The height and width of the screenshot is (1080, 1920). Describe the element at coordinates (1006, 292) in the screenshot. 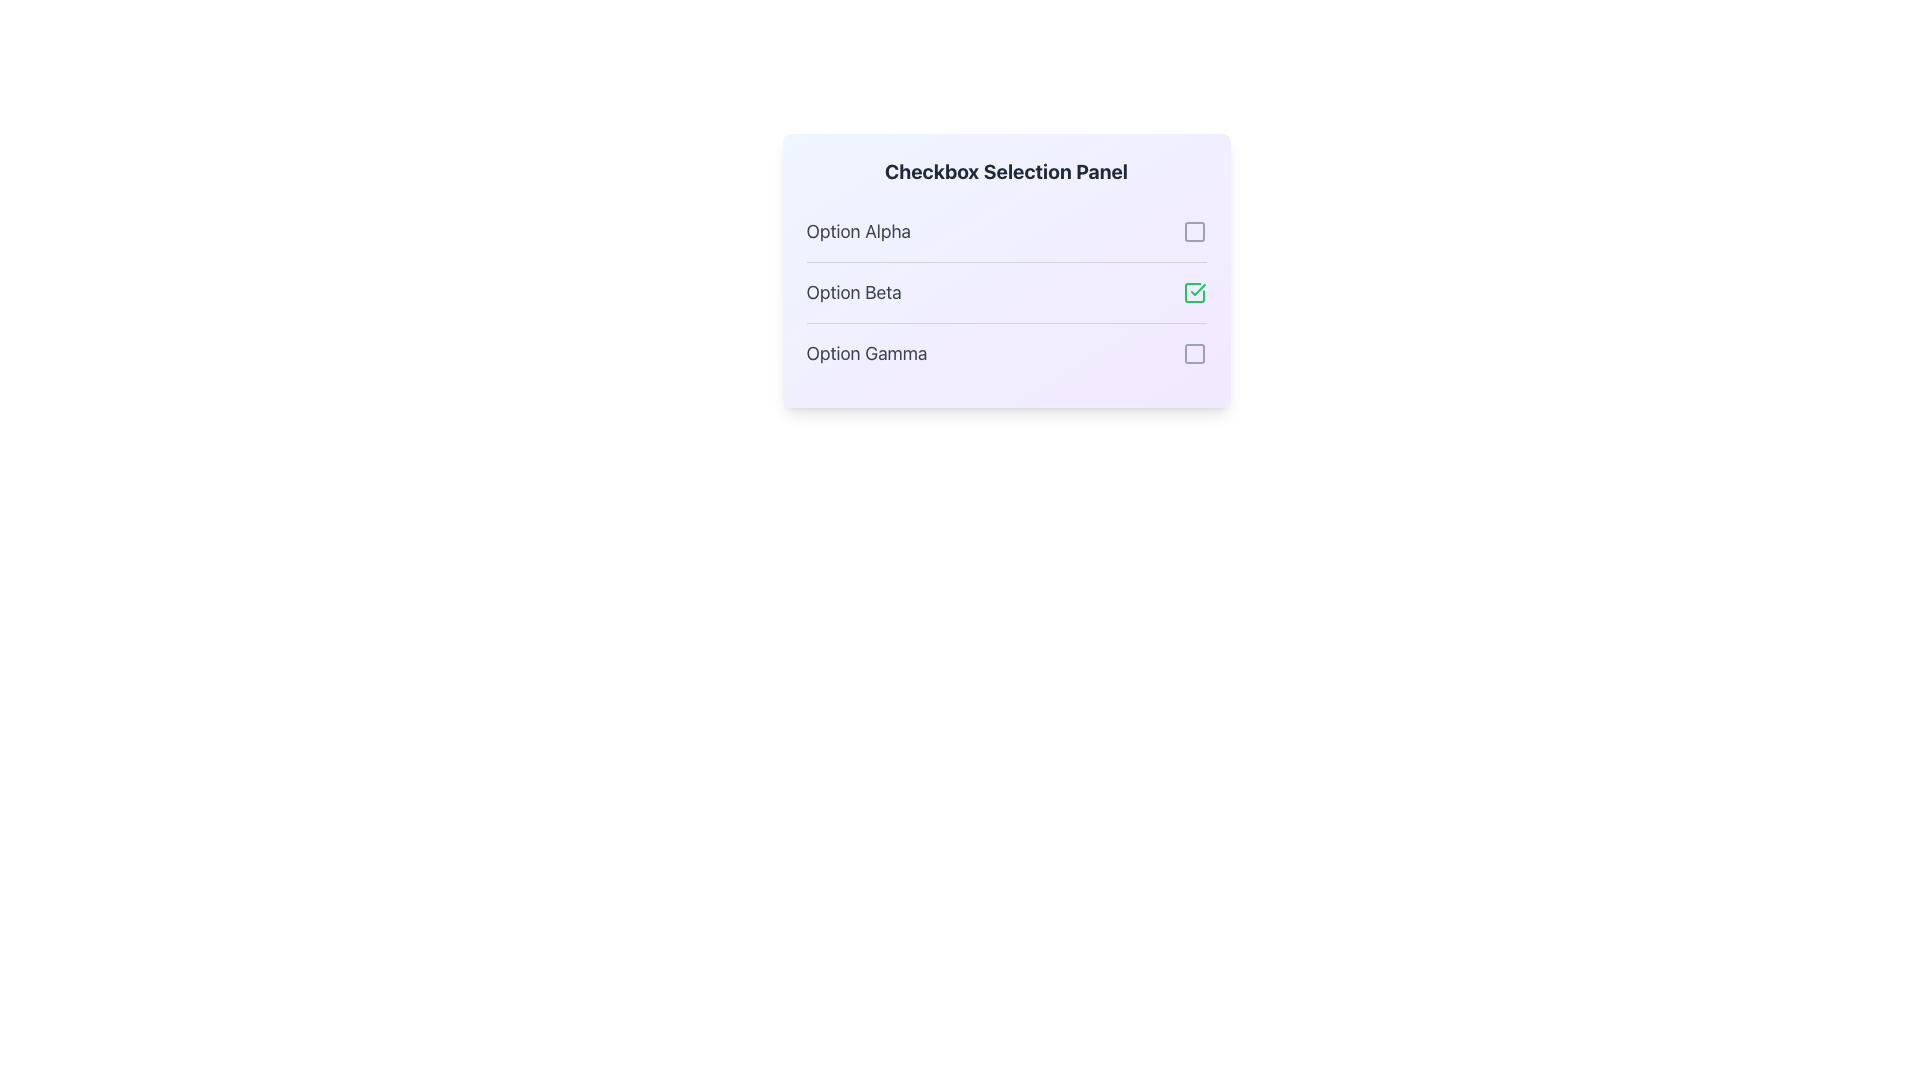

I see `the checkbox in the second row of the 'Checkbox Selection Panel'` at that location.